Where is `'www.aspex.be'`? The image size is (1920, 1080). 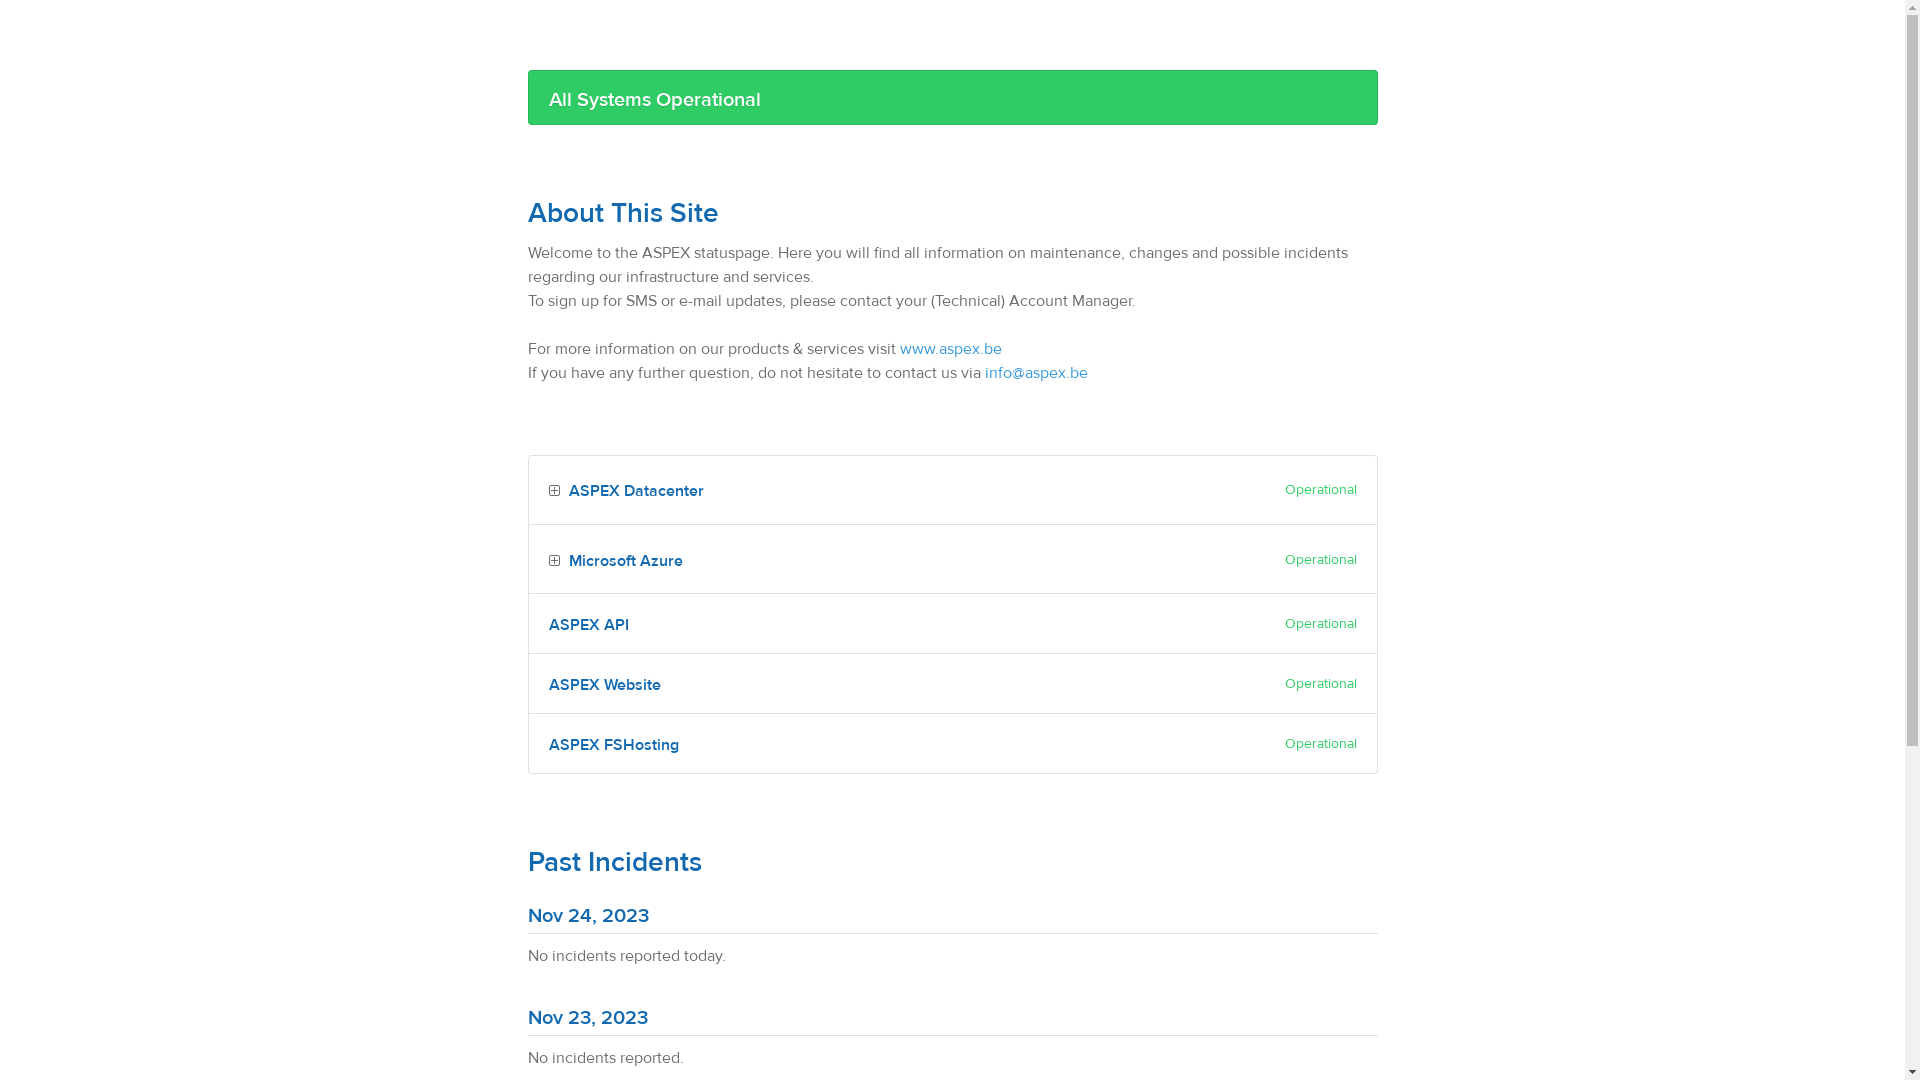
'www.aspex.be' is located at coordinates (949, 347).